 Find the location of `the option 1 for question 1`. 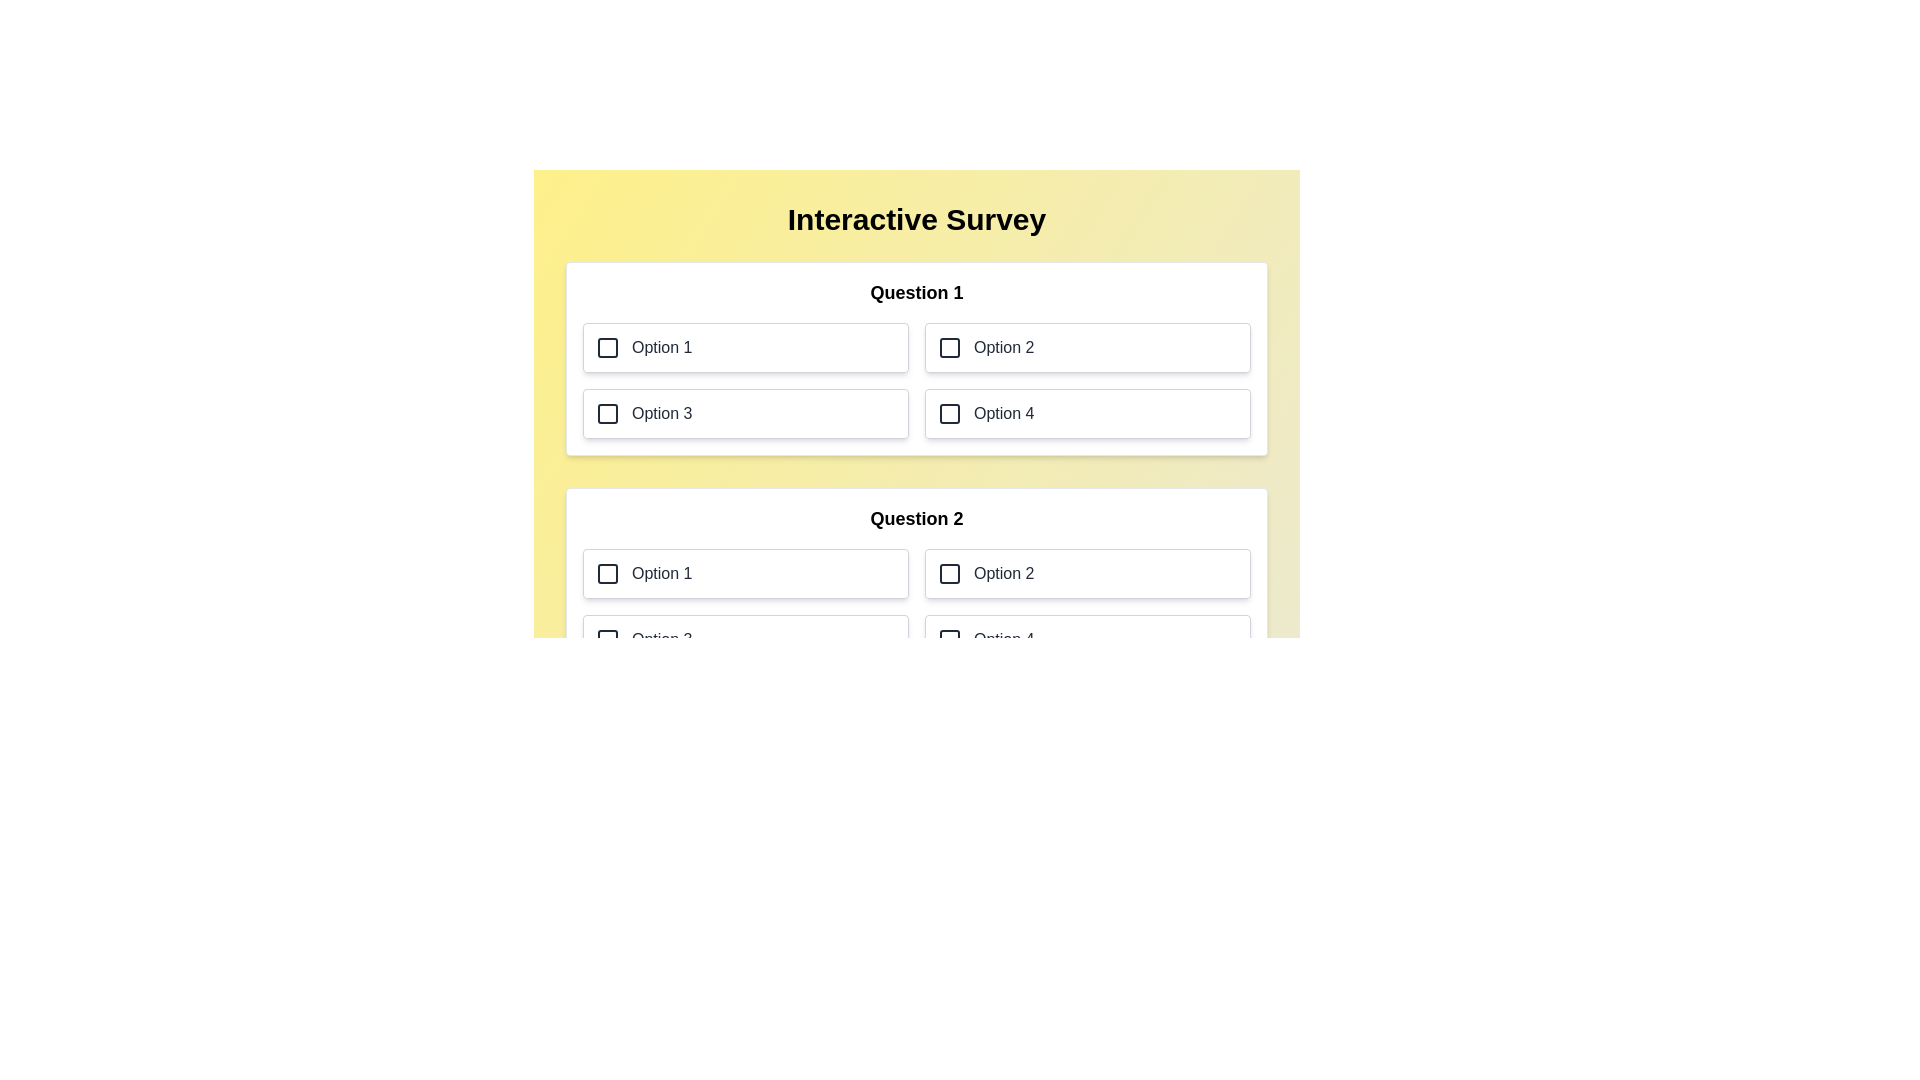

the option 1 for question 1 is located at coordinates (744, 346).